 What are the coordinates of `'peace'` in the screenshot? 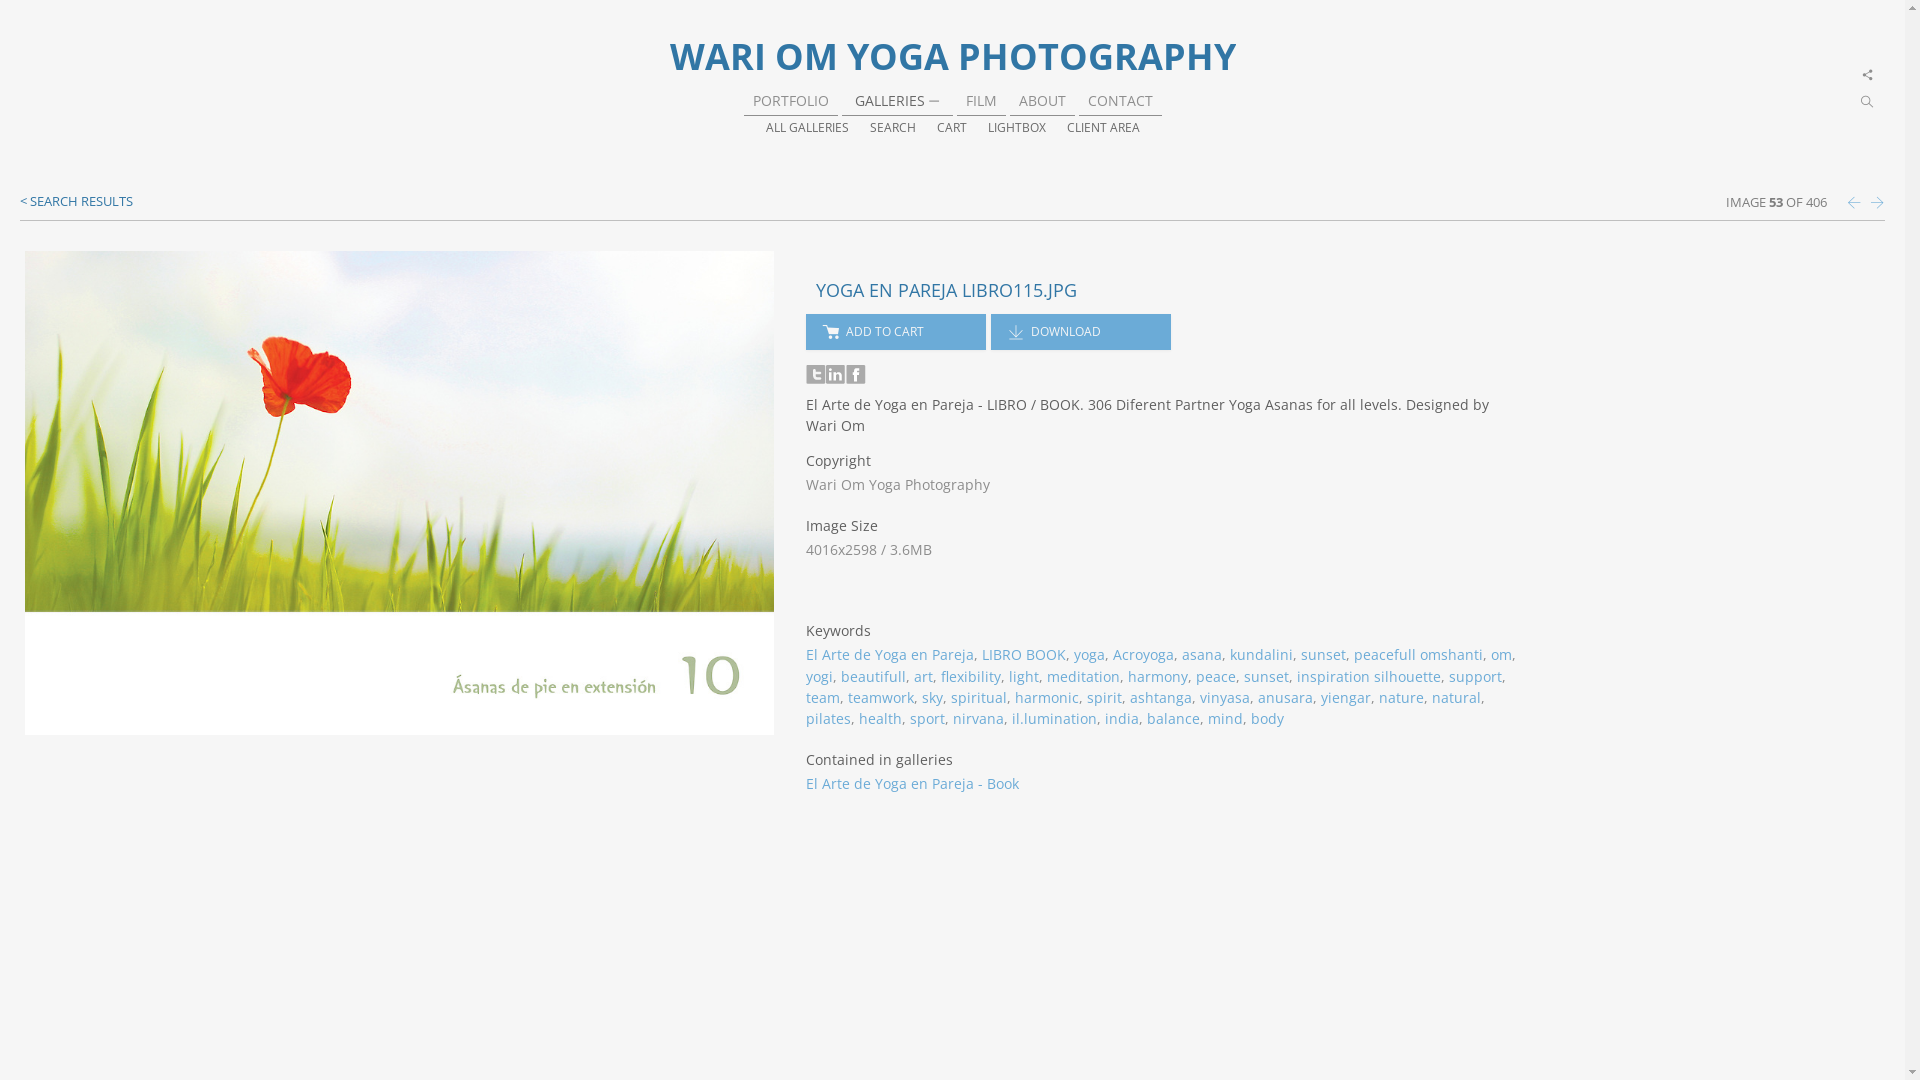 It's located at (1214, 675).